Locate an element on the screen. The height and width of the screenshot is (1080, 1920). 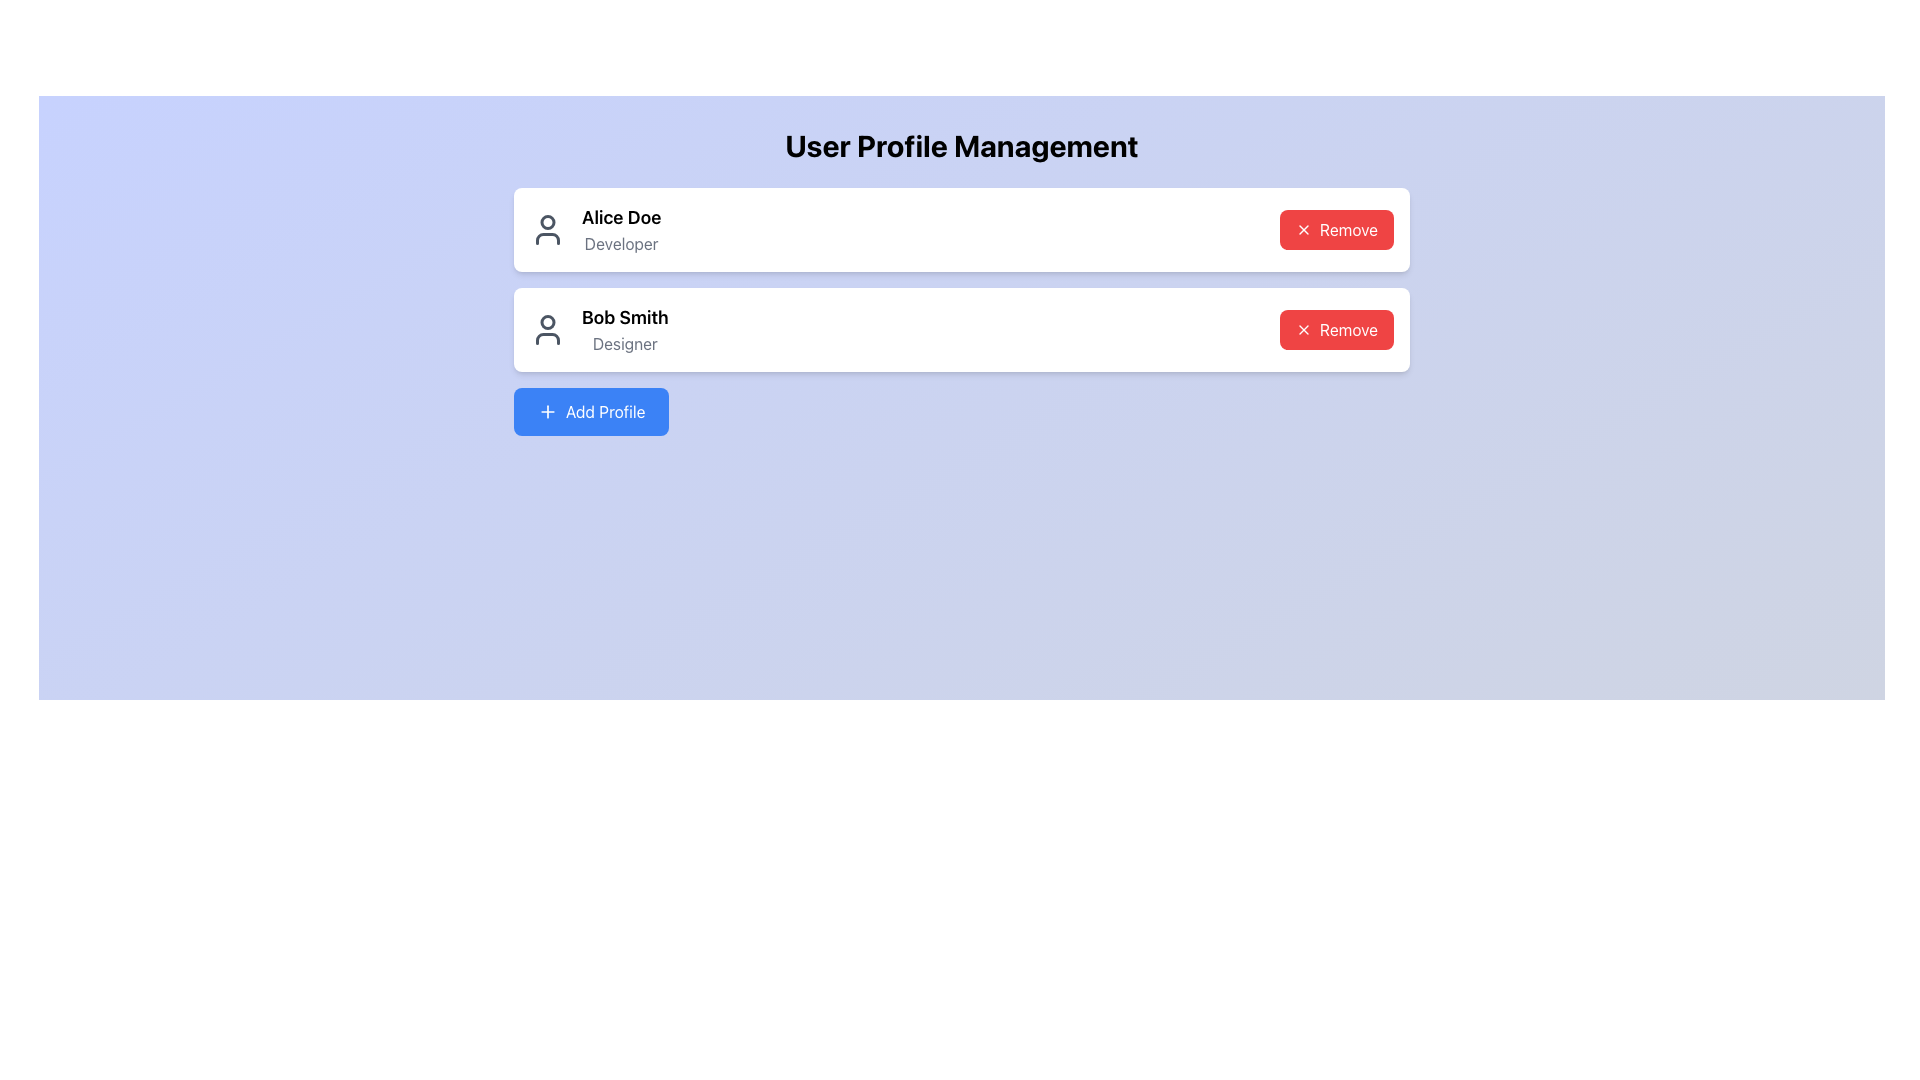
the SVG Circle representing the profile icon of 'Alice Doe' is located at coordinates (547, 222).